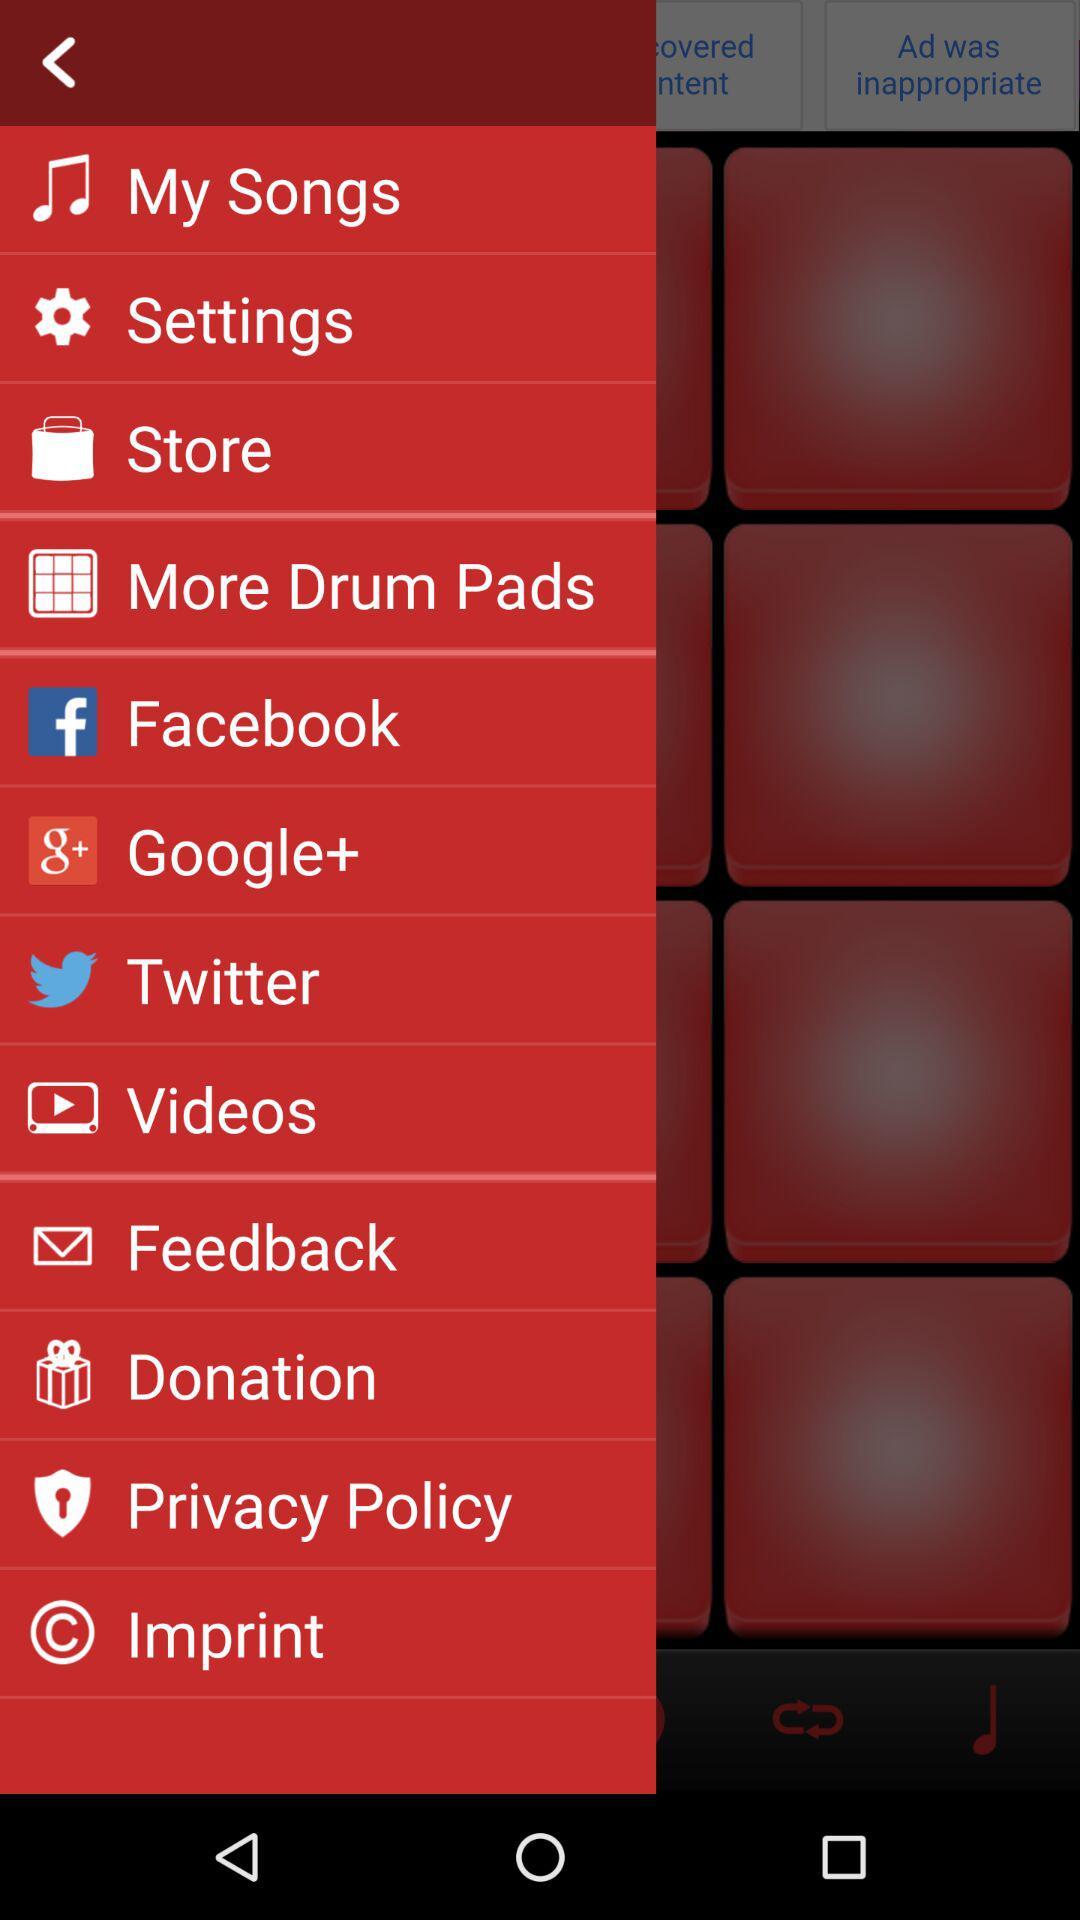 The width and height of the screenshot is (1080, 1920). Describe the element at coordinates (199, 445) in the screenshot. I see `the store item` at that location.